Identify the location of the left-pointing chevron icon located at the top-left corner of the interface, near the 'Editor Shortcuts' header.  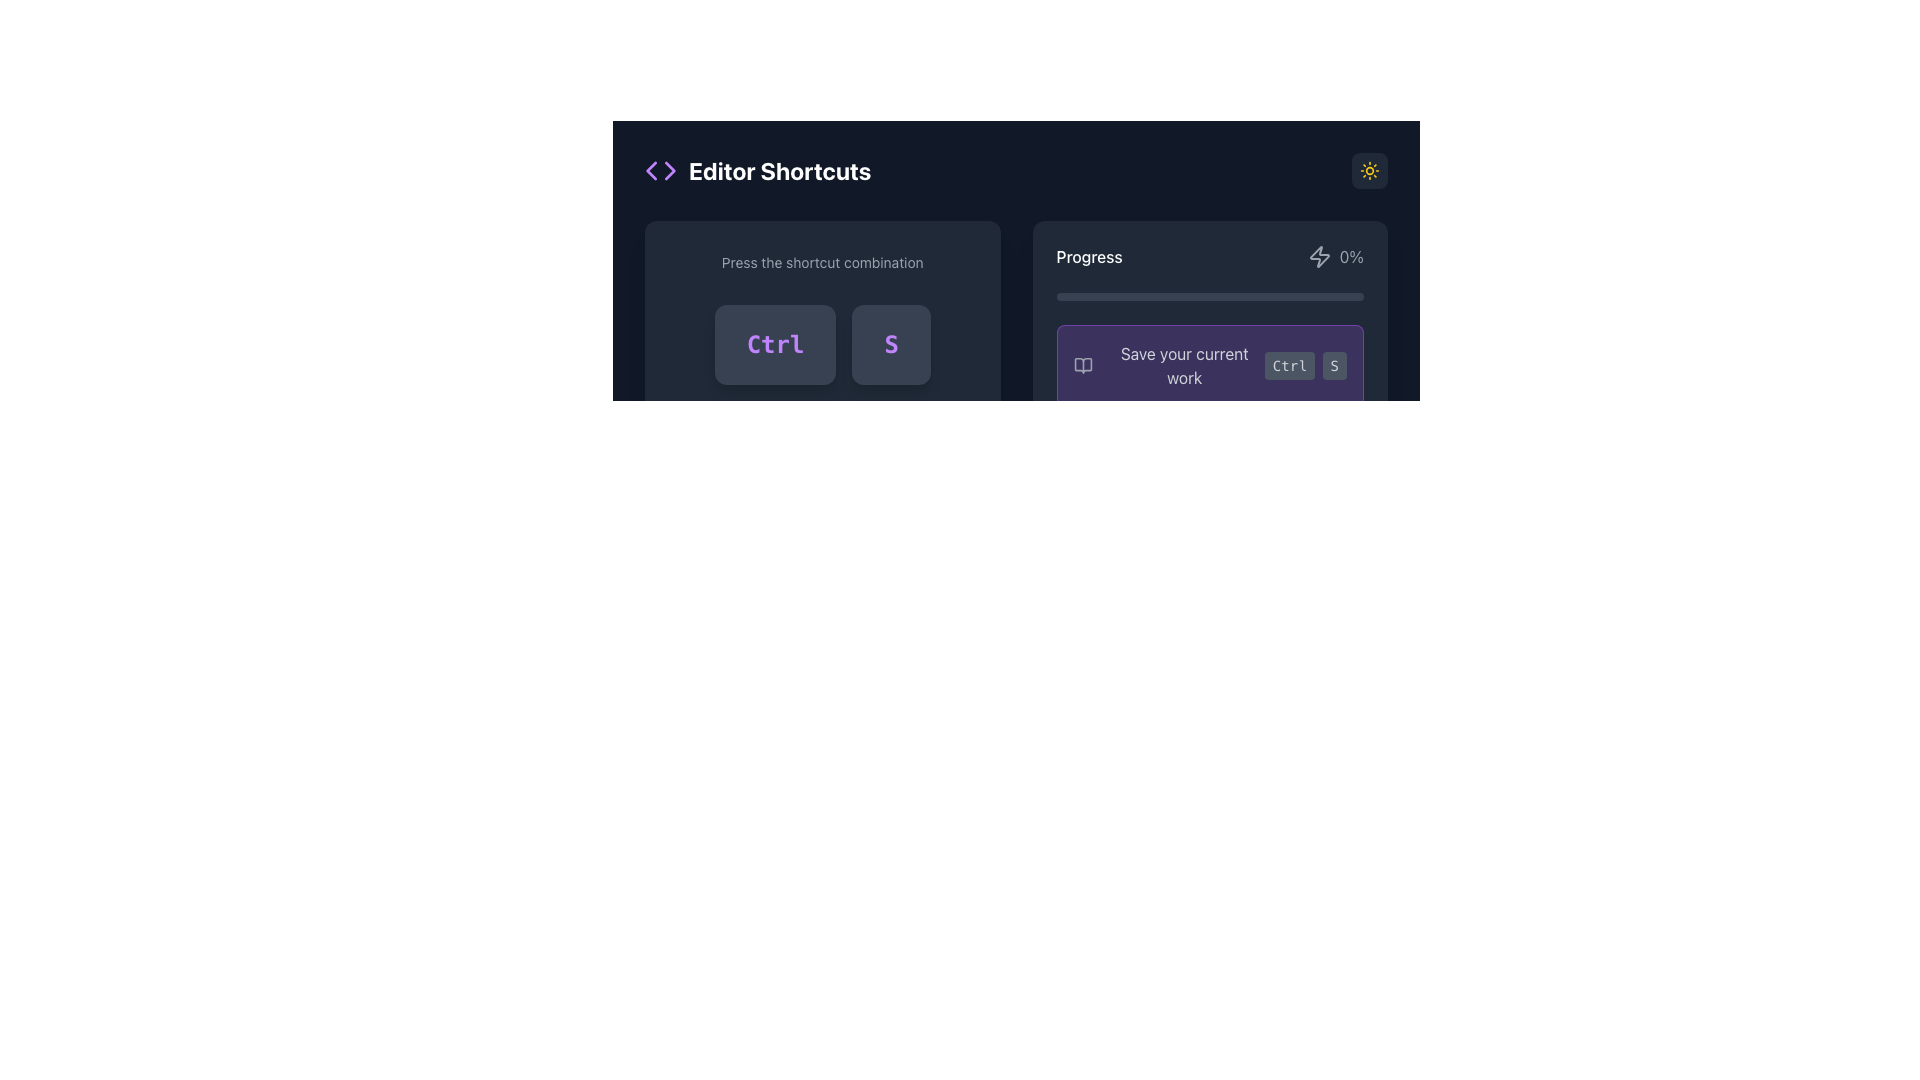
(651, 169).